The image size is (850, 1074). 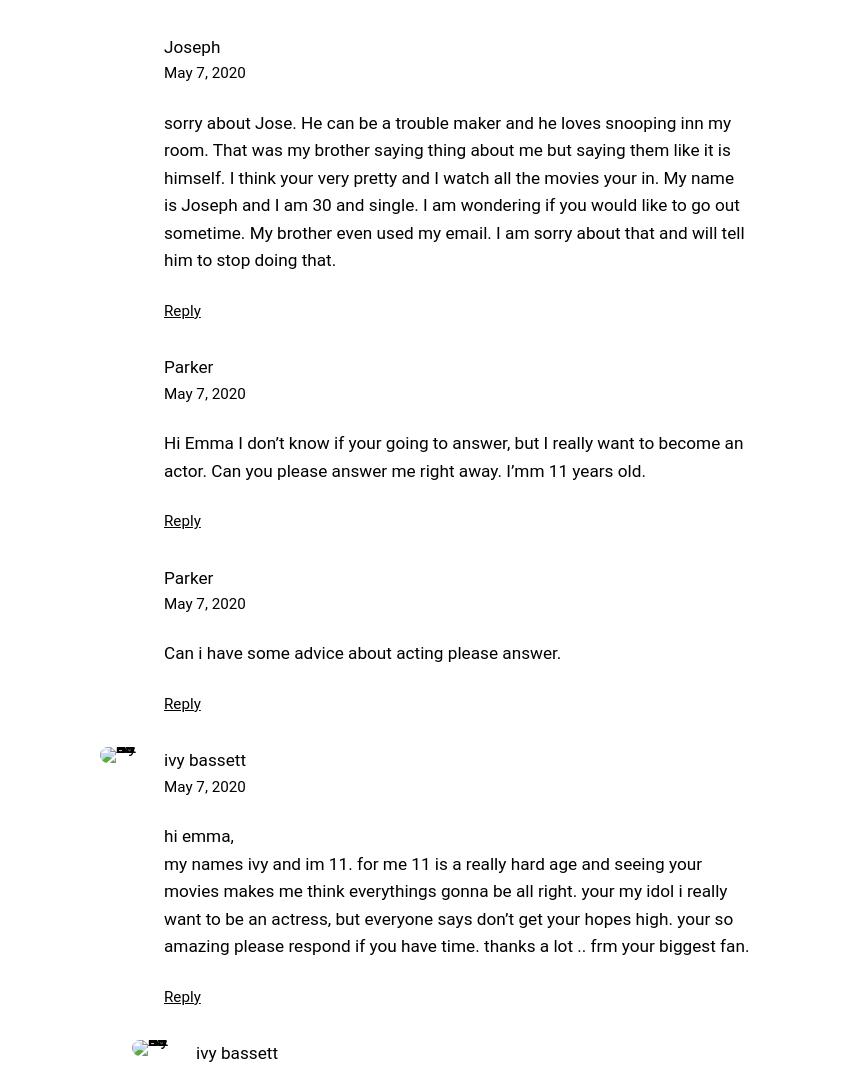 What do you see at coordinates (197, 836) in the screenshot?
I see `'hi emma,'` at bounding box center [197, 836].